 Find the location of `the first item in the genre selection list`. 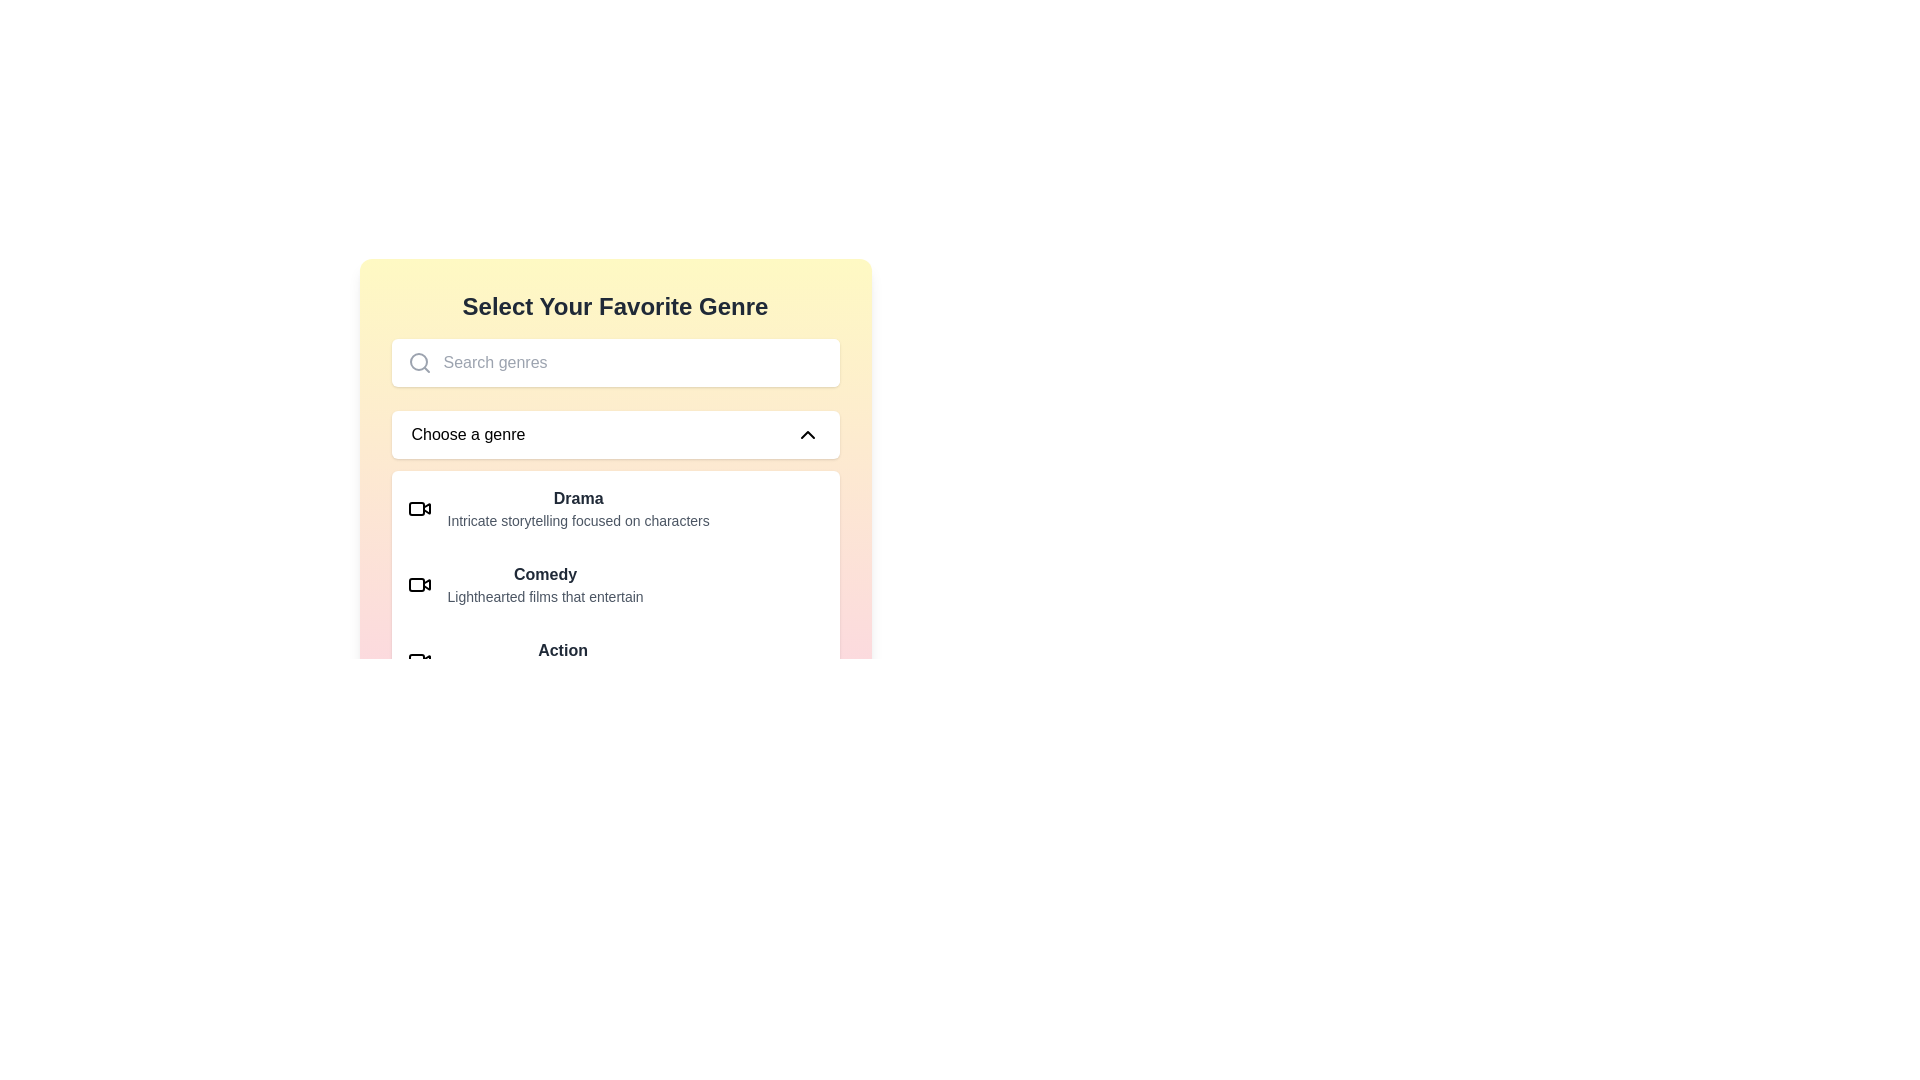

the first item in the genre selection list is located at coordinates (577, 508).